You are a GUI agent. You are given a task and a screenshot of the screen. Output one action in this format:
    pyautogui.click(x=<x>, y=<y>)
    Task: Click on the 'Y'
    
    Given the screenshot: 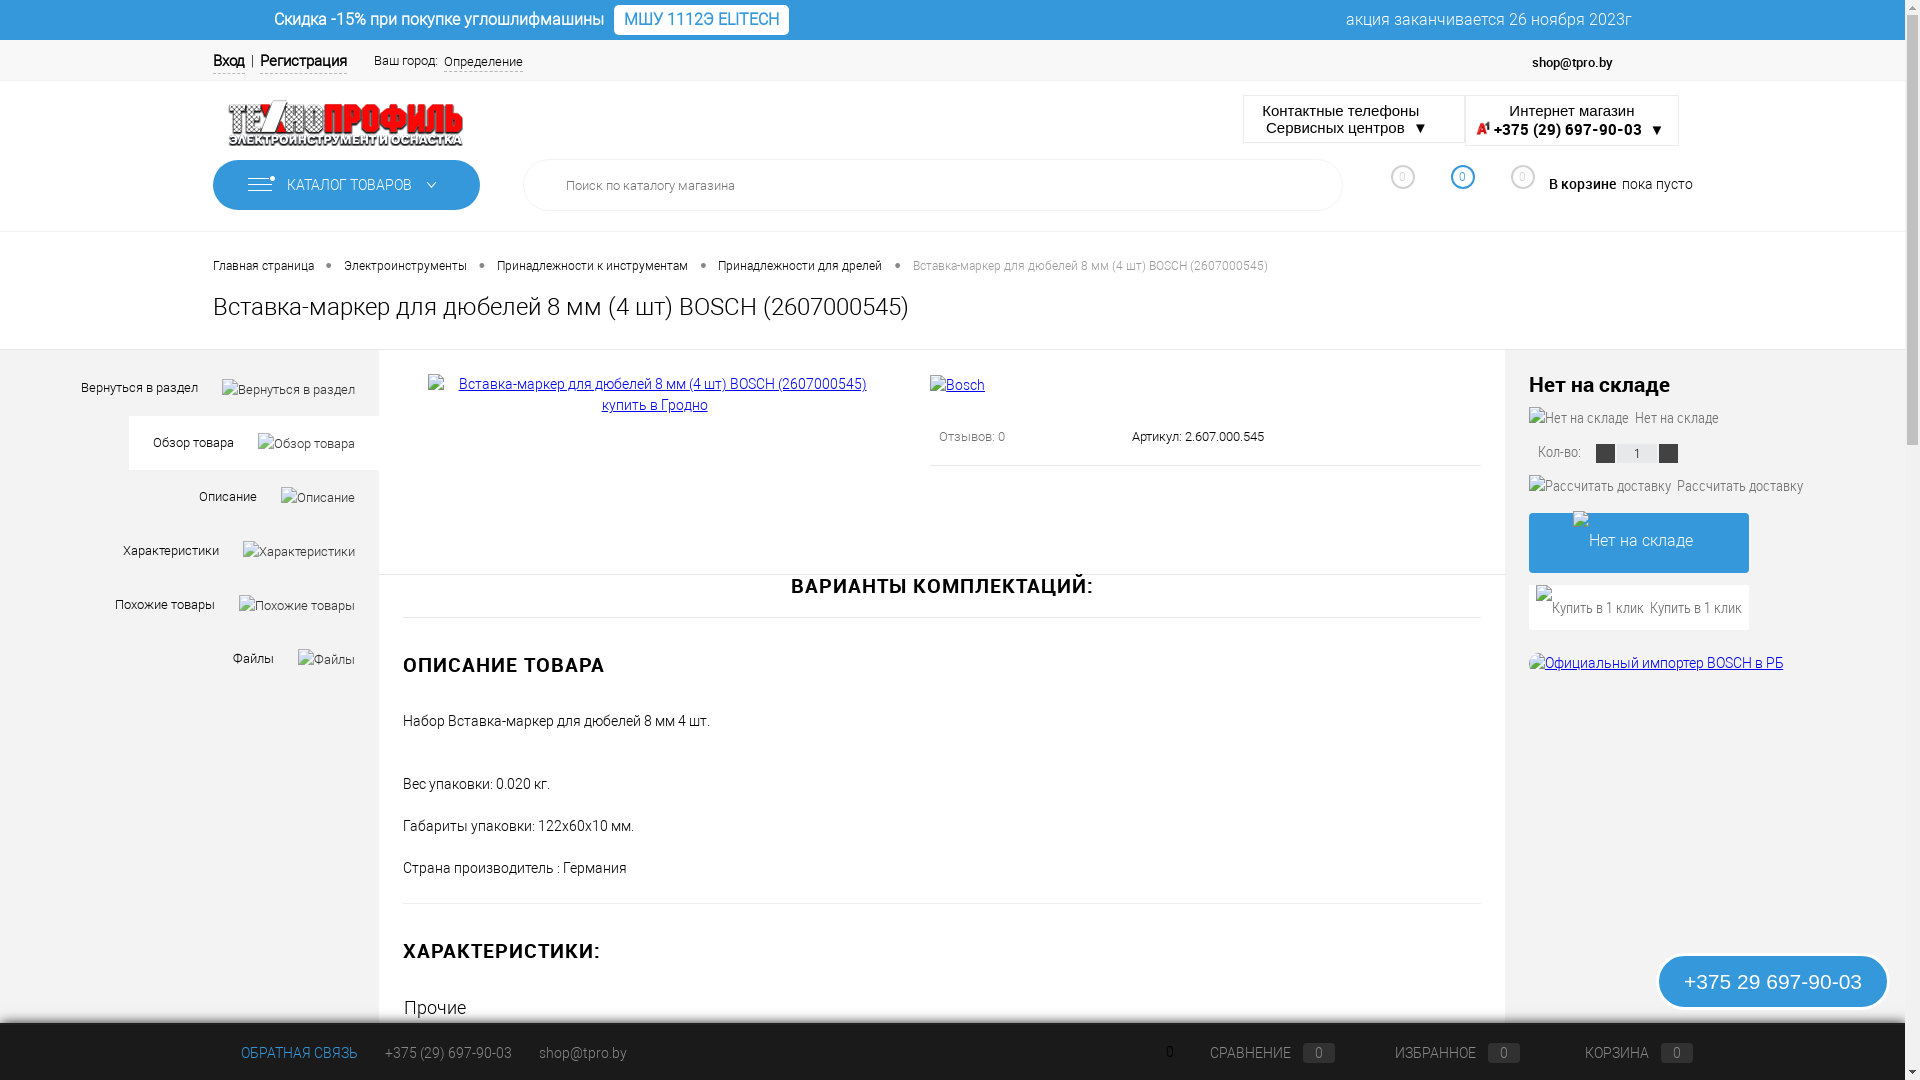 What is the action you would take?
    pyautogui.click(x=1313, y=185)
    